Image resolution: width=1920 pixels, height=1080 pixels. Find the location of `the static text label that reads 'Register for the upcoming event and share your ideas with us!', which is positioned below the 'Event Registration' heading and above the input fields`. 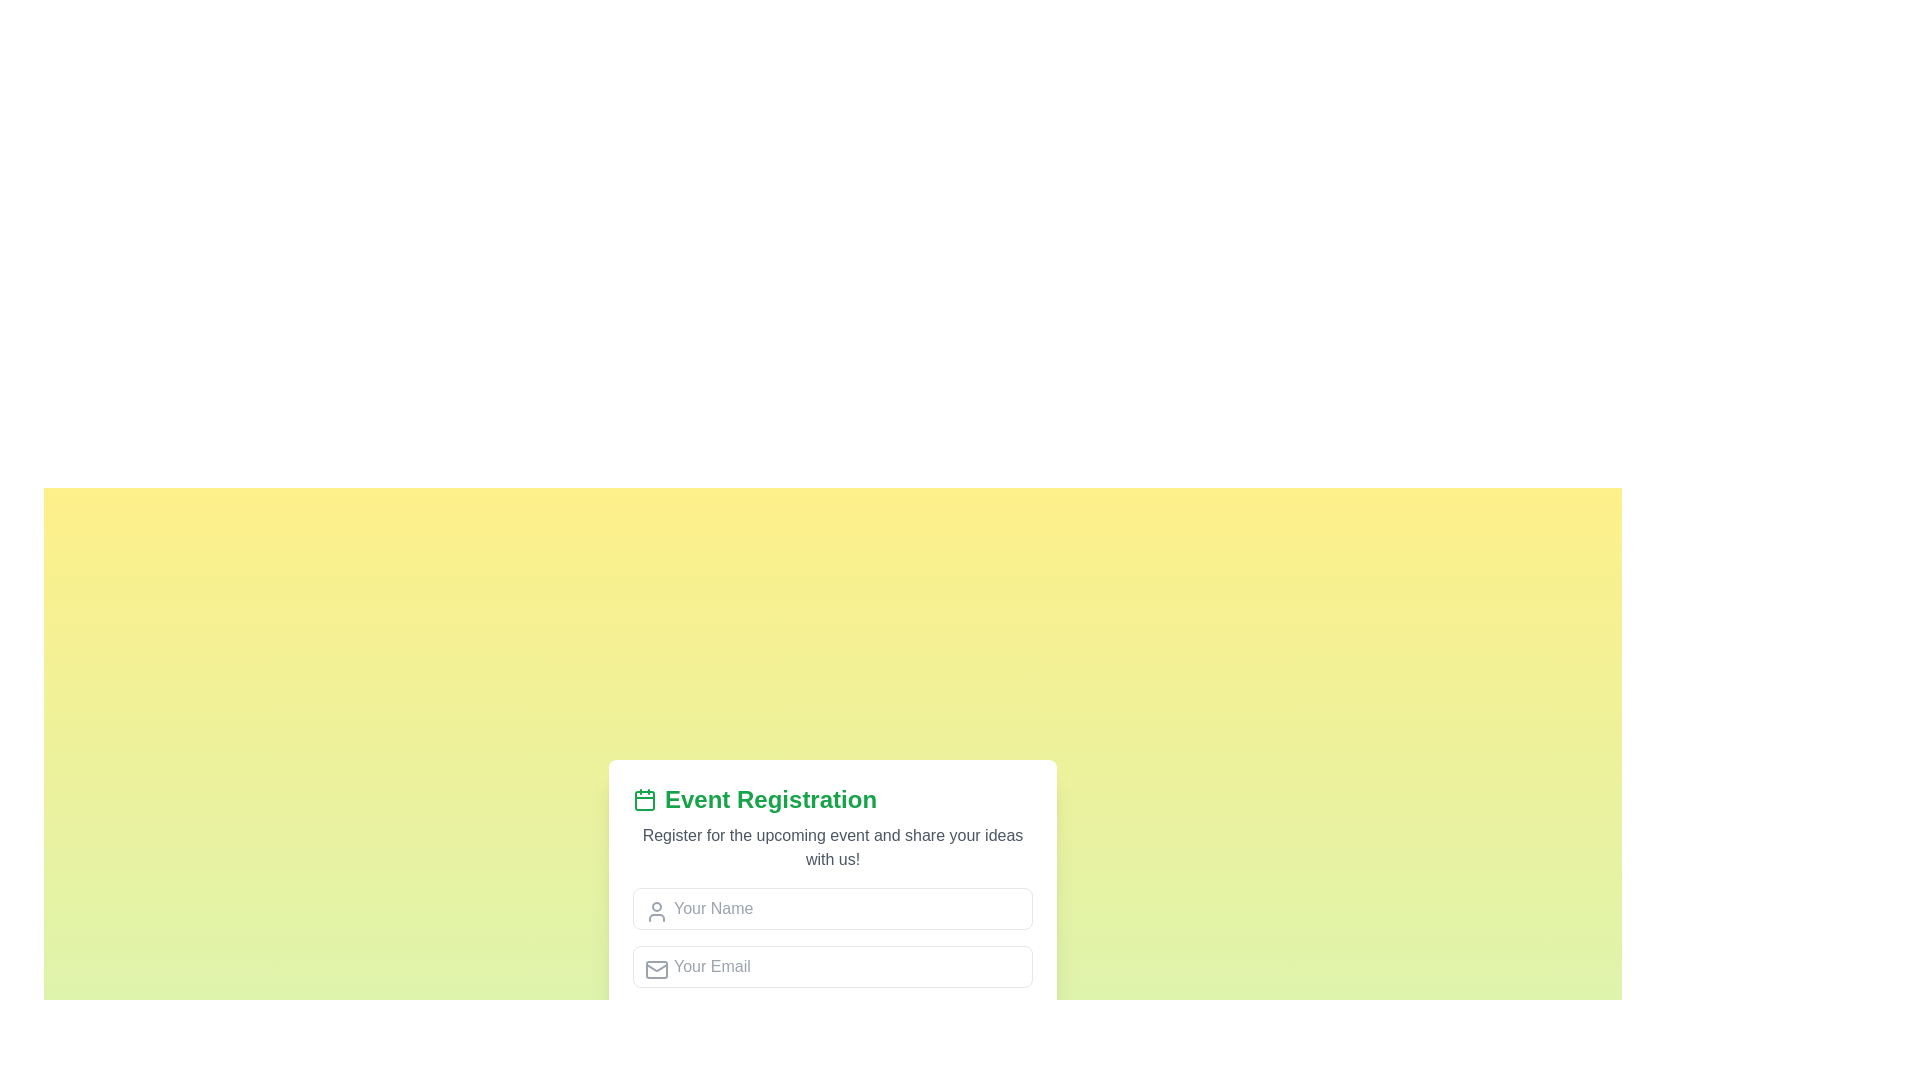

the static text label that reads 'Register for the upcoming event and share your ideas with us!', which is positioned below the 'Event Registration' heading and above the input fields is located at coordinates (833, 847).